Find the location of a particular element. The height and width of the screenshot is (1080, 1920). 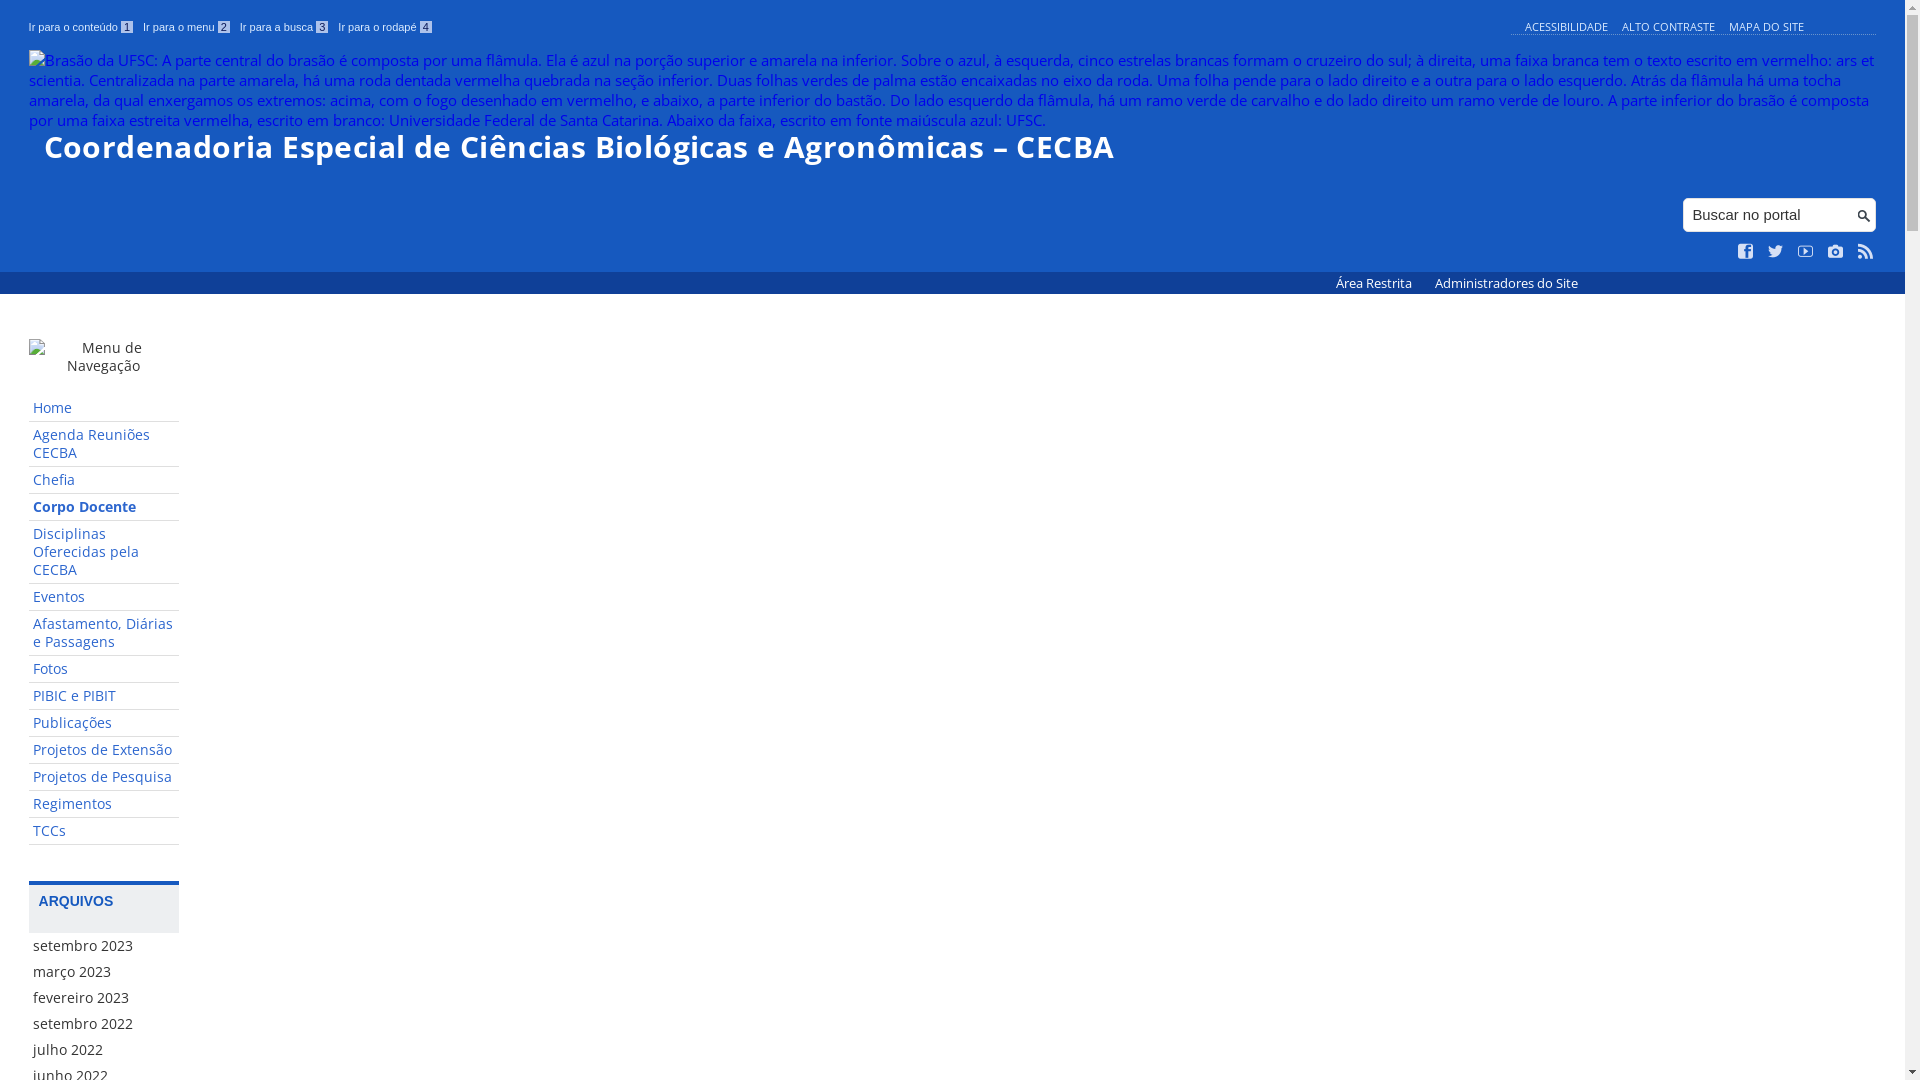

'setembro 2023' is located at coordinates (103, 945).